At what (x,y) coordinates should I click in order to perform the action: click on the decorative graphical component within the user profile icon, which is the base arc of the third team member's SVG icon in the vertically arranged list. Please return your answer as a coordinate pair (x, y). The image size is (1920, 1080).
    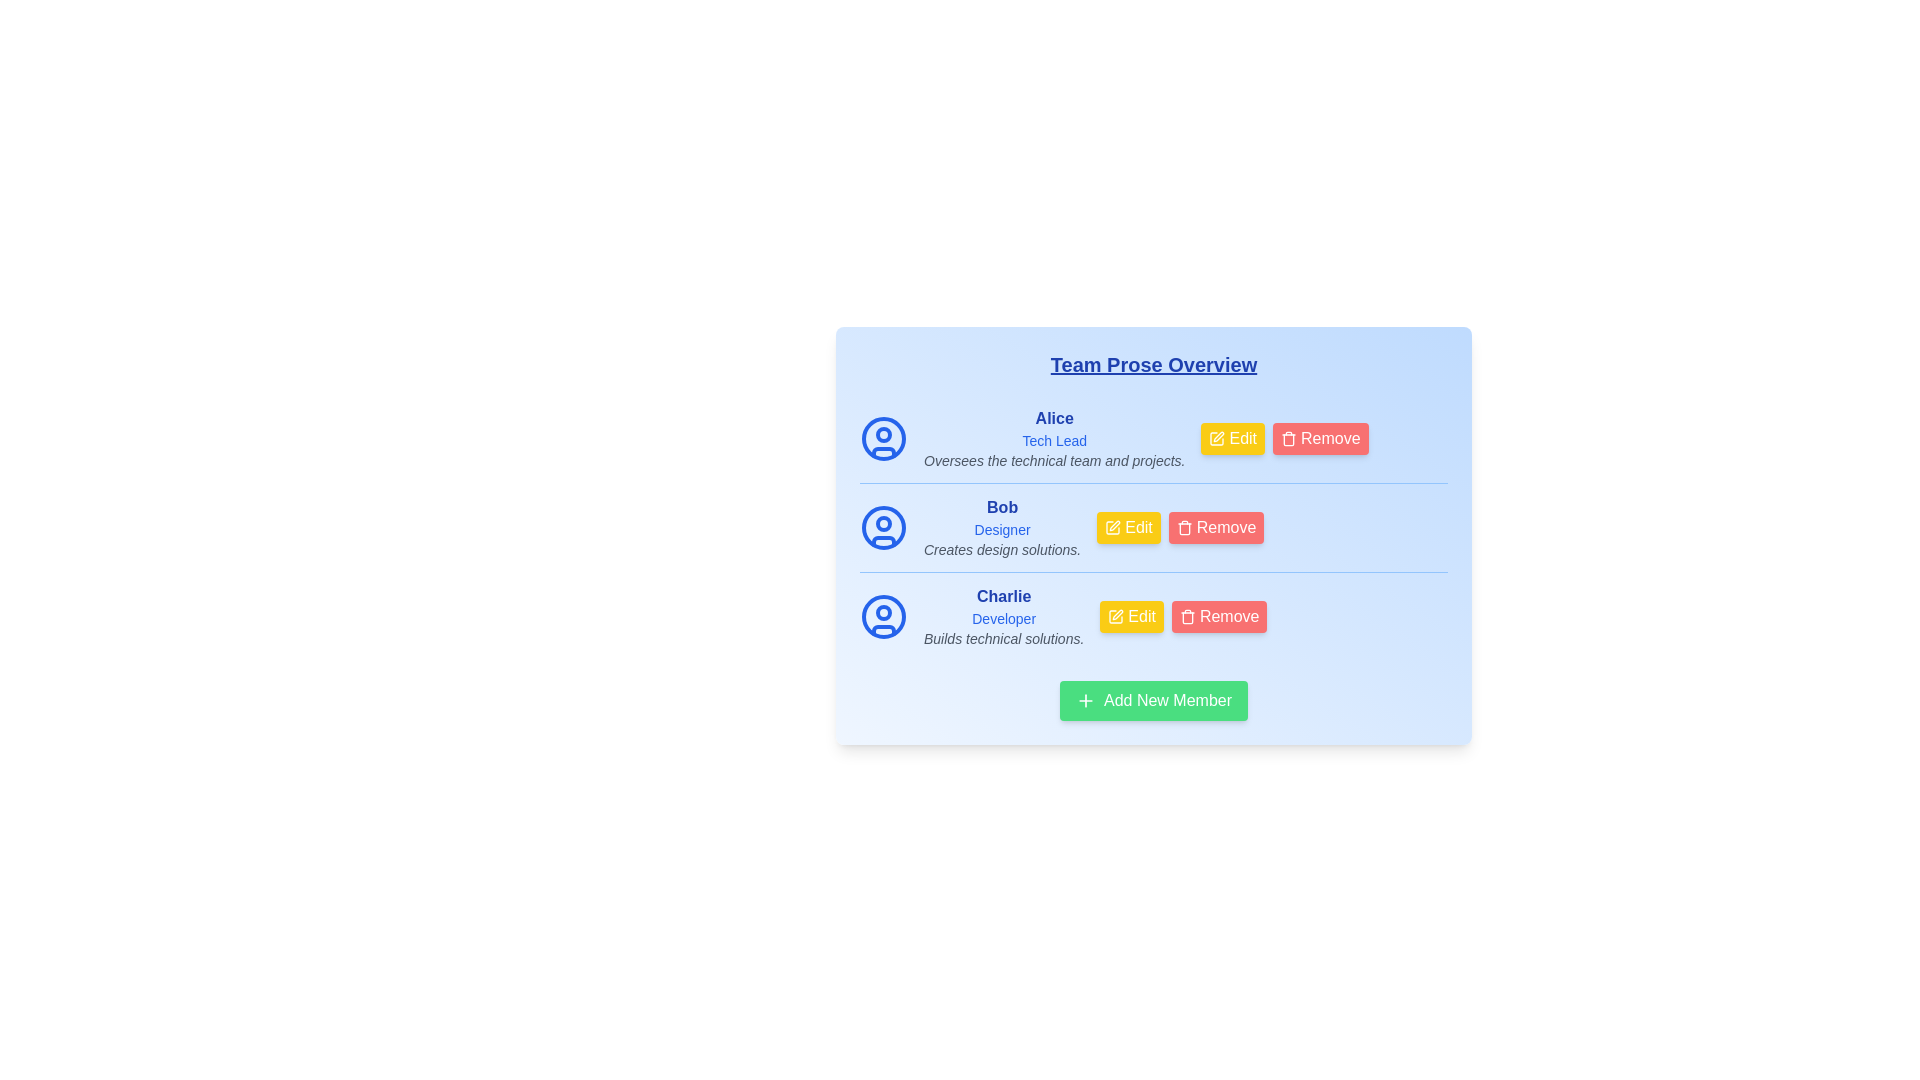
    Looking at the image, I should click on (882, 628).